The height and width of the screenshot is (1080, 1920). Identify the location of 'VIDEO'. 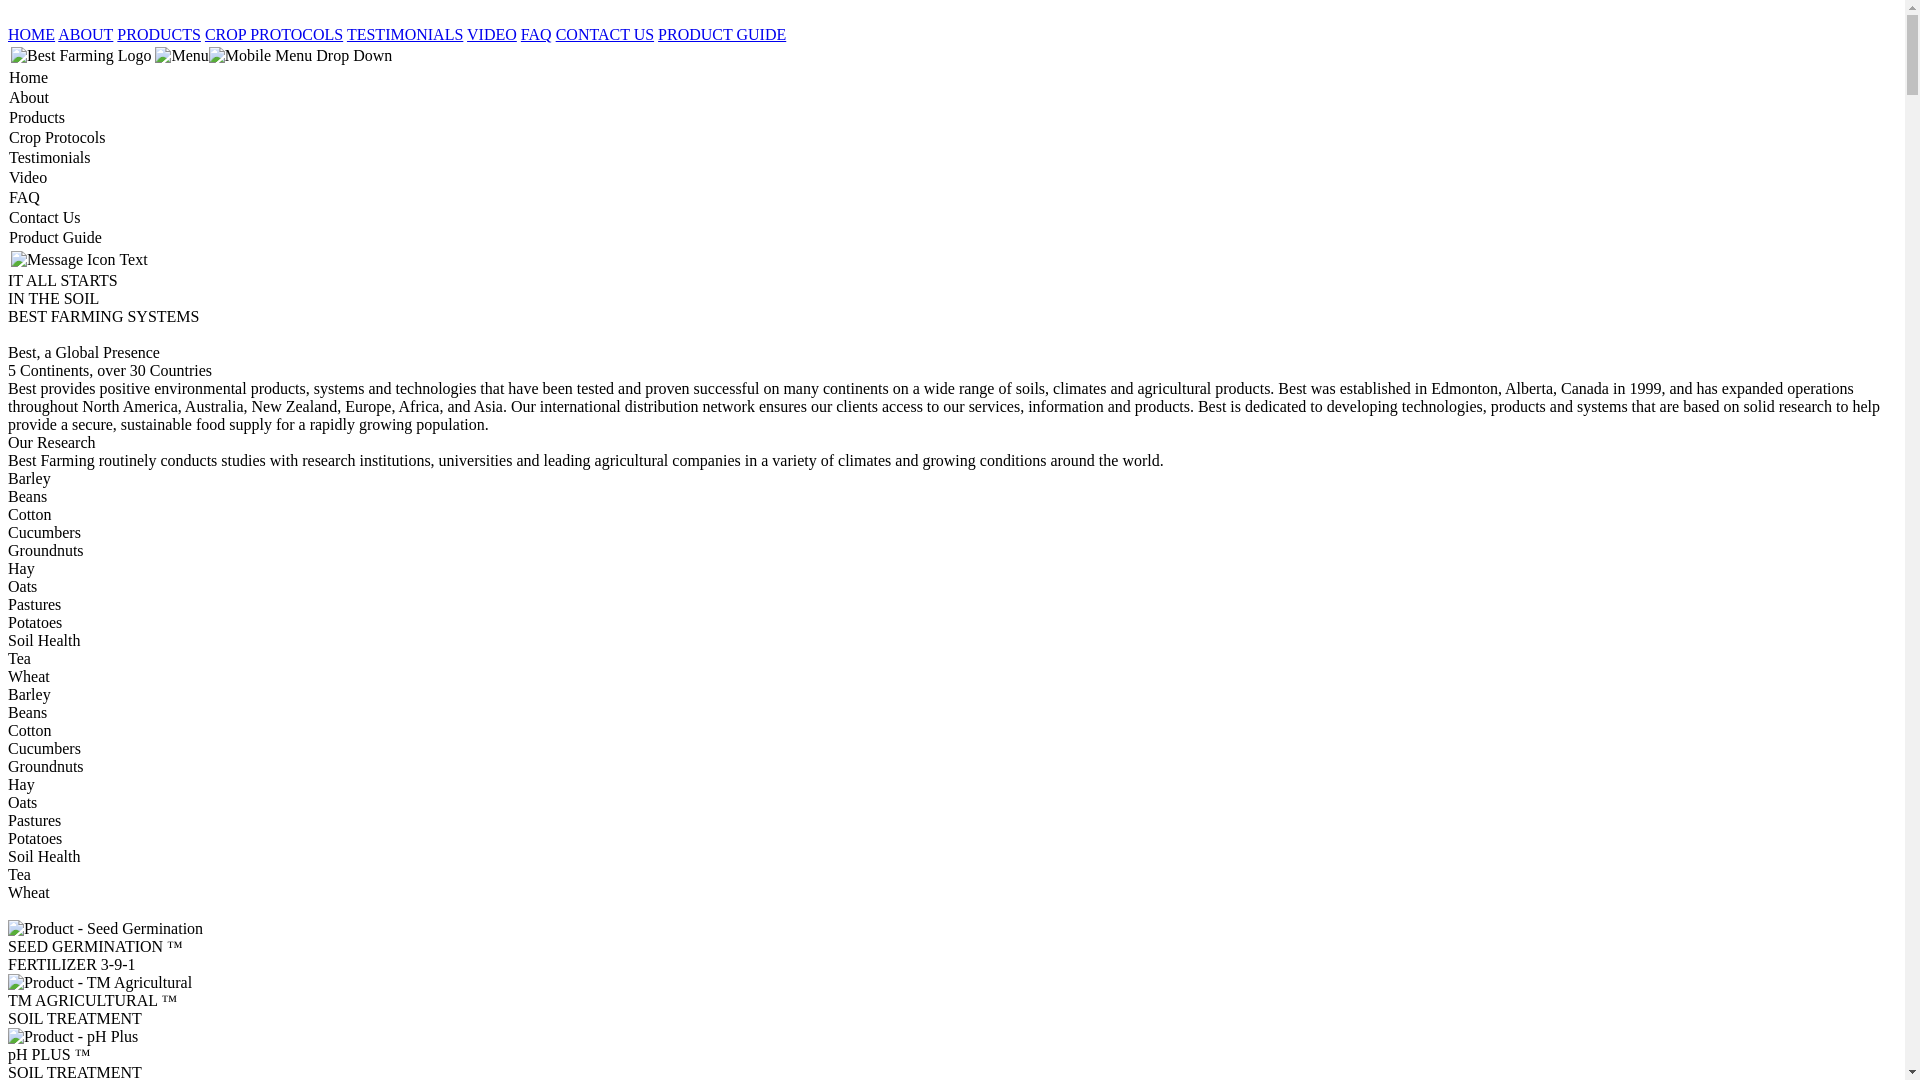
(491, 34).